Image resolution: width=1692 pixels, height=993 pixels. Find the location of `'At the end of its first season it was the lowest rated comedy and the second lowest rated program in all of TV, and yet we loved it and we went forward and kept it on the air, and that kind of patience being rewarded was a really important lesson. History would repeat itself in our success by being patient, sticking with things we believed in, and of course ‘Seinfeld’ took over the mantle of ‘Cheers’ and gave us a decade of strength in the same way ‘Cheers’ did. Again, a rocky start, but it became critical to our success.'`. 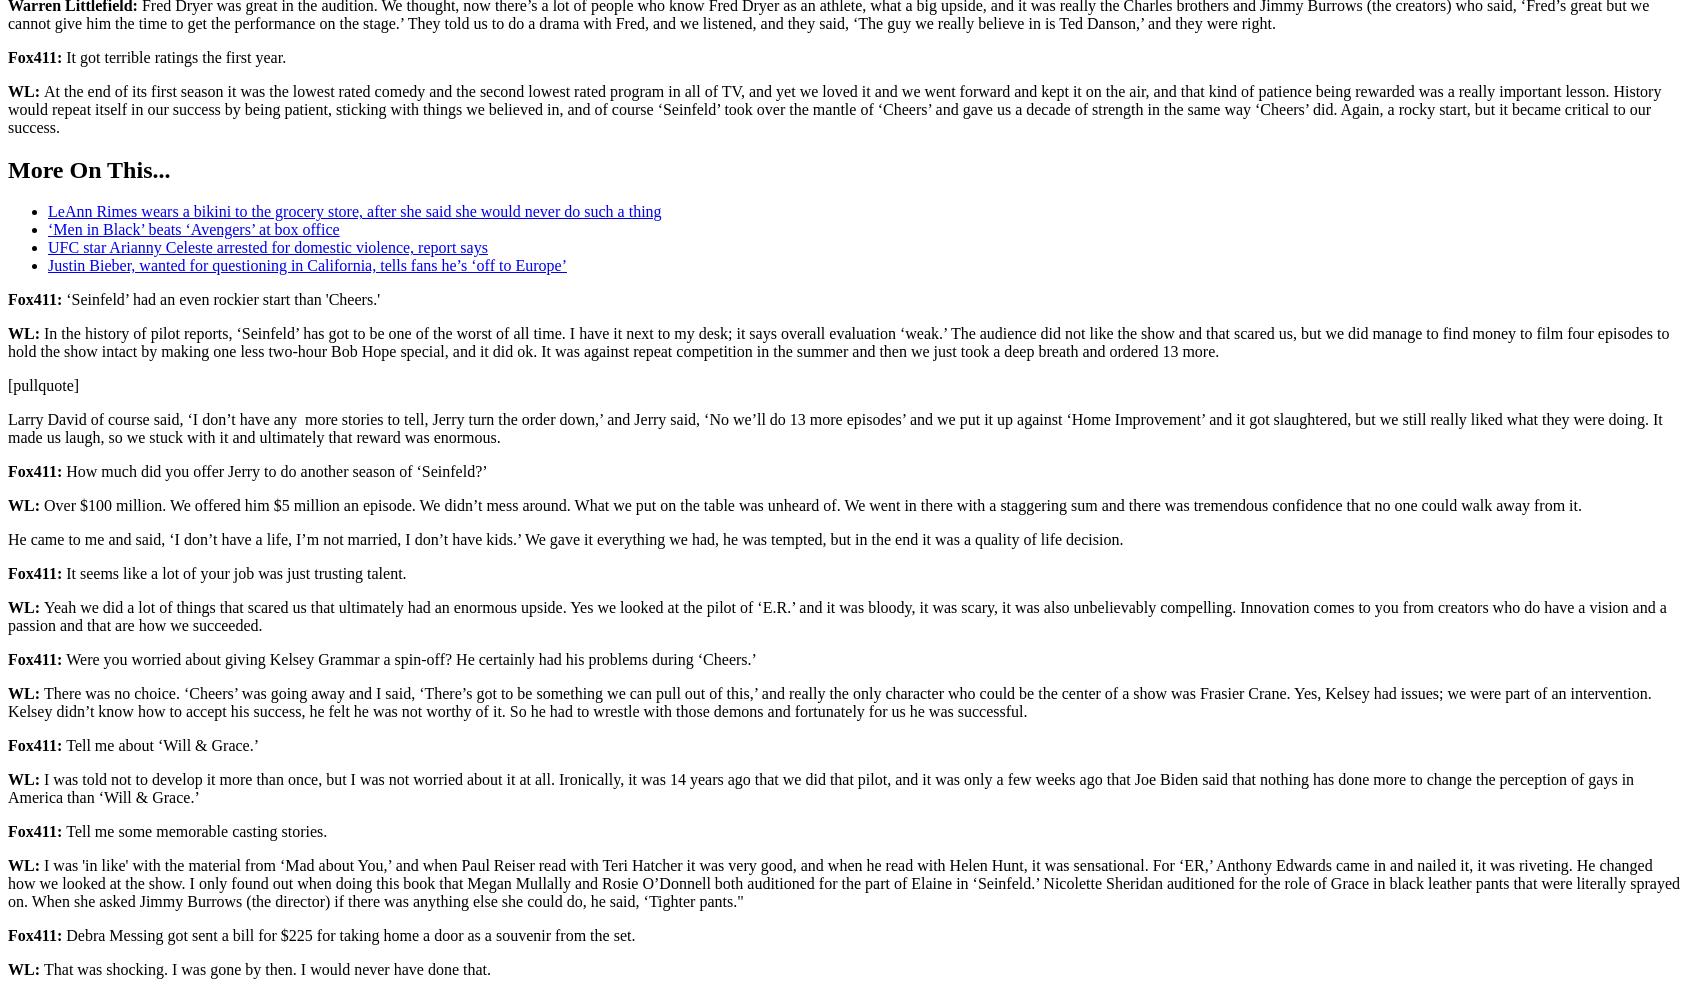

'At the end of its first season it was the lowest rated comedy and the second lowest rated program in all of TV, and yet we loved it and we went forward and kept it on the air, and that kind of patience being rewarded was a really important lesson. History would repeat itself in our success by being patient, sticking with things we believed in, and of course ‘Seinfeld’ took over the mantle of ‘Cheers’ and gave us a decade of strength in the same way ‘Cheers’ did. Again, a rocky start, but it became critical to our success.' is located at coordinates (6, 107).